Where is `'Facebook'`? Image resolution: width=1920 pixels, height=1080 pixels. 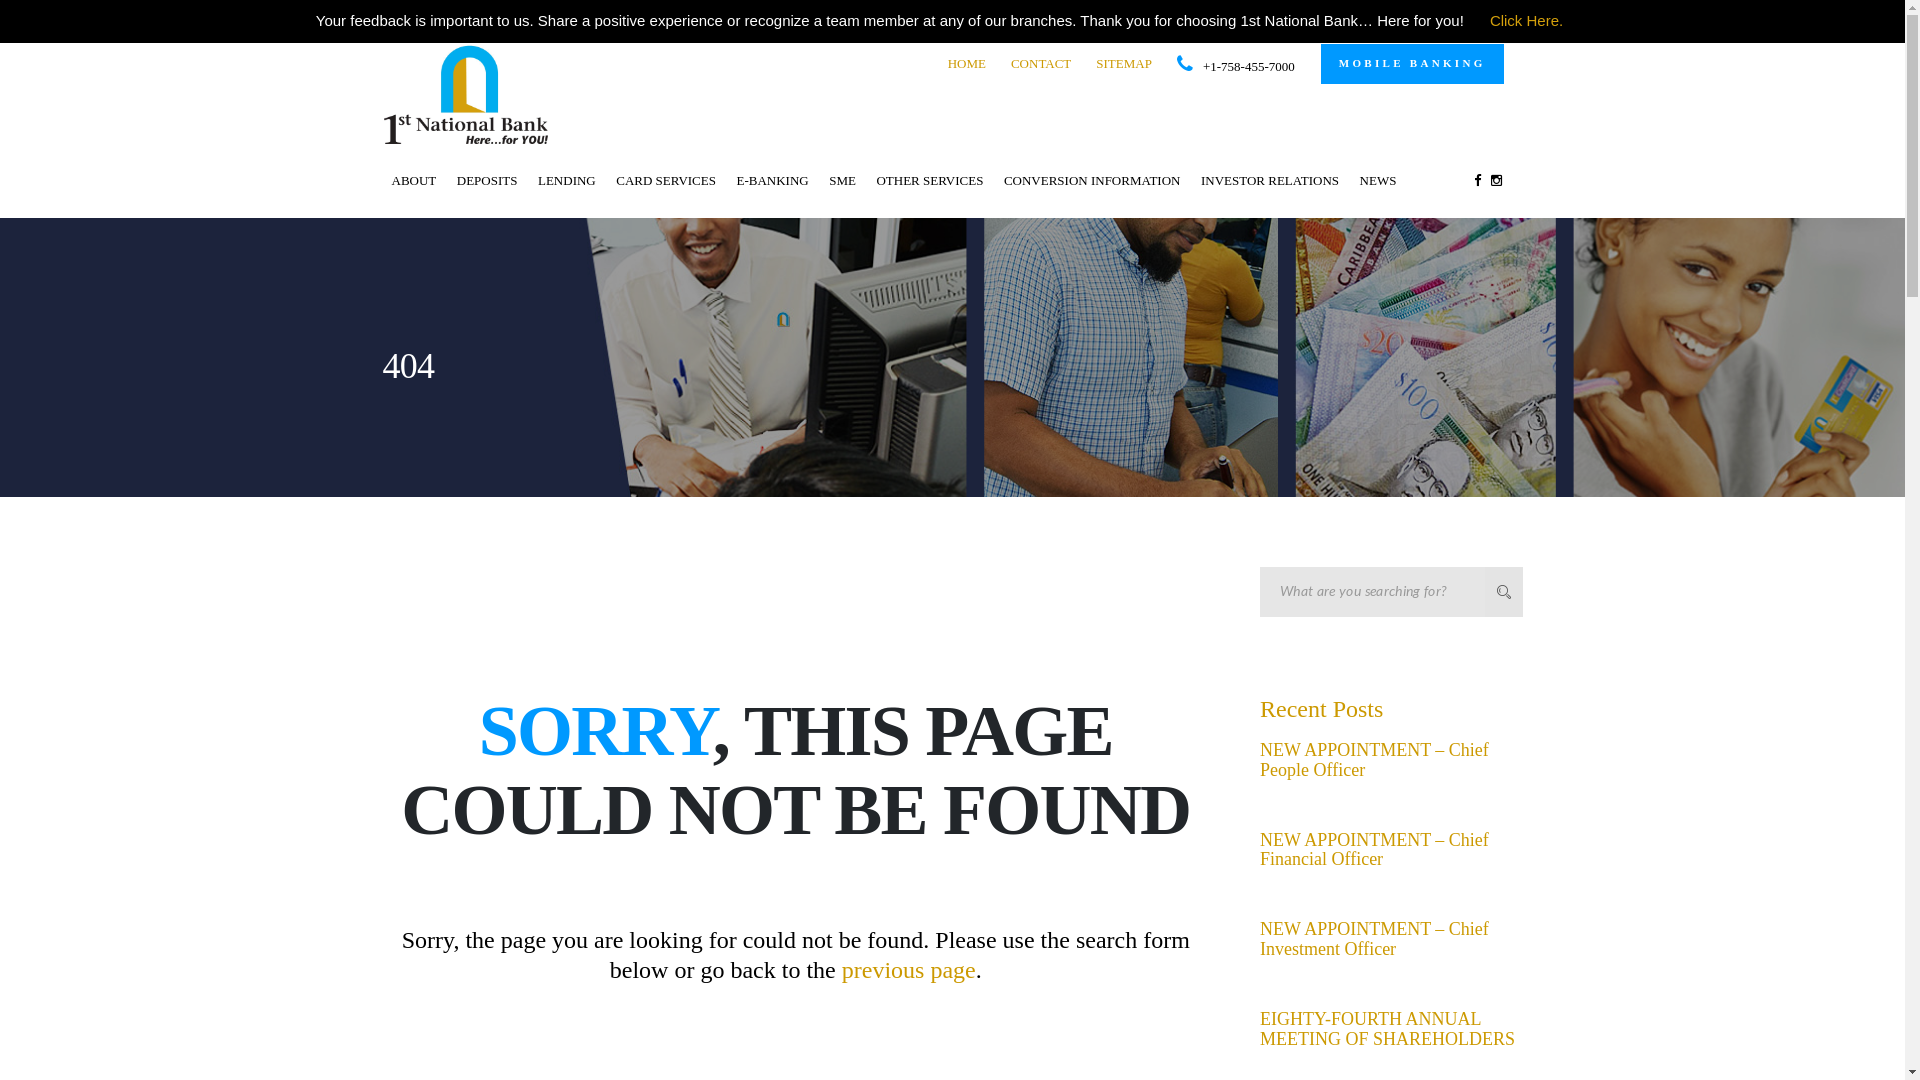 'Facebook' is located at coordinates (1468, 180).